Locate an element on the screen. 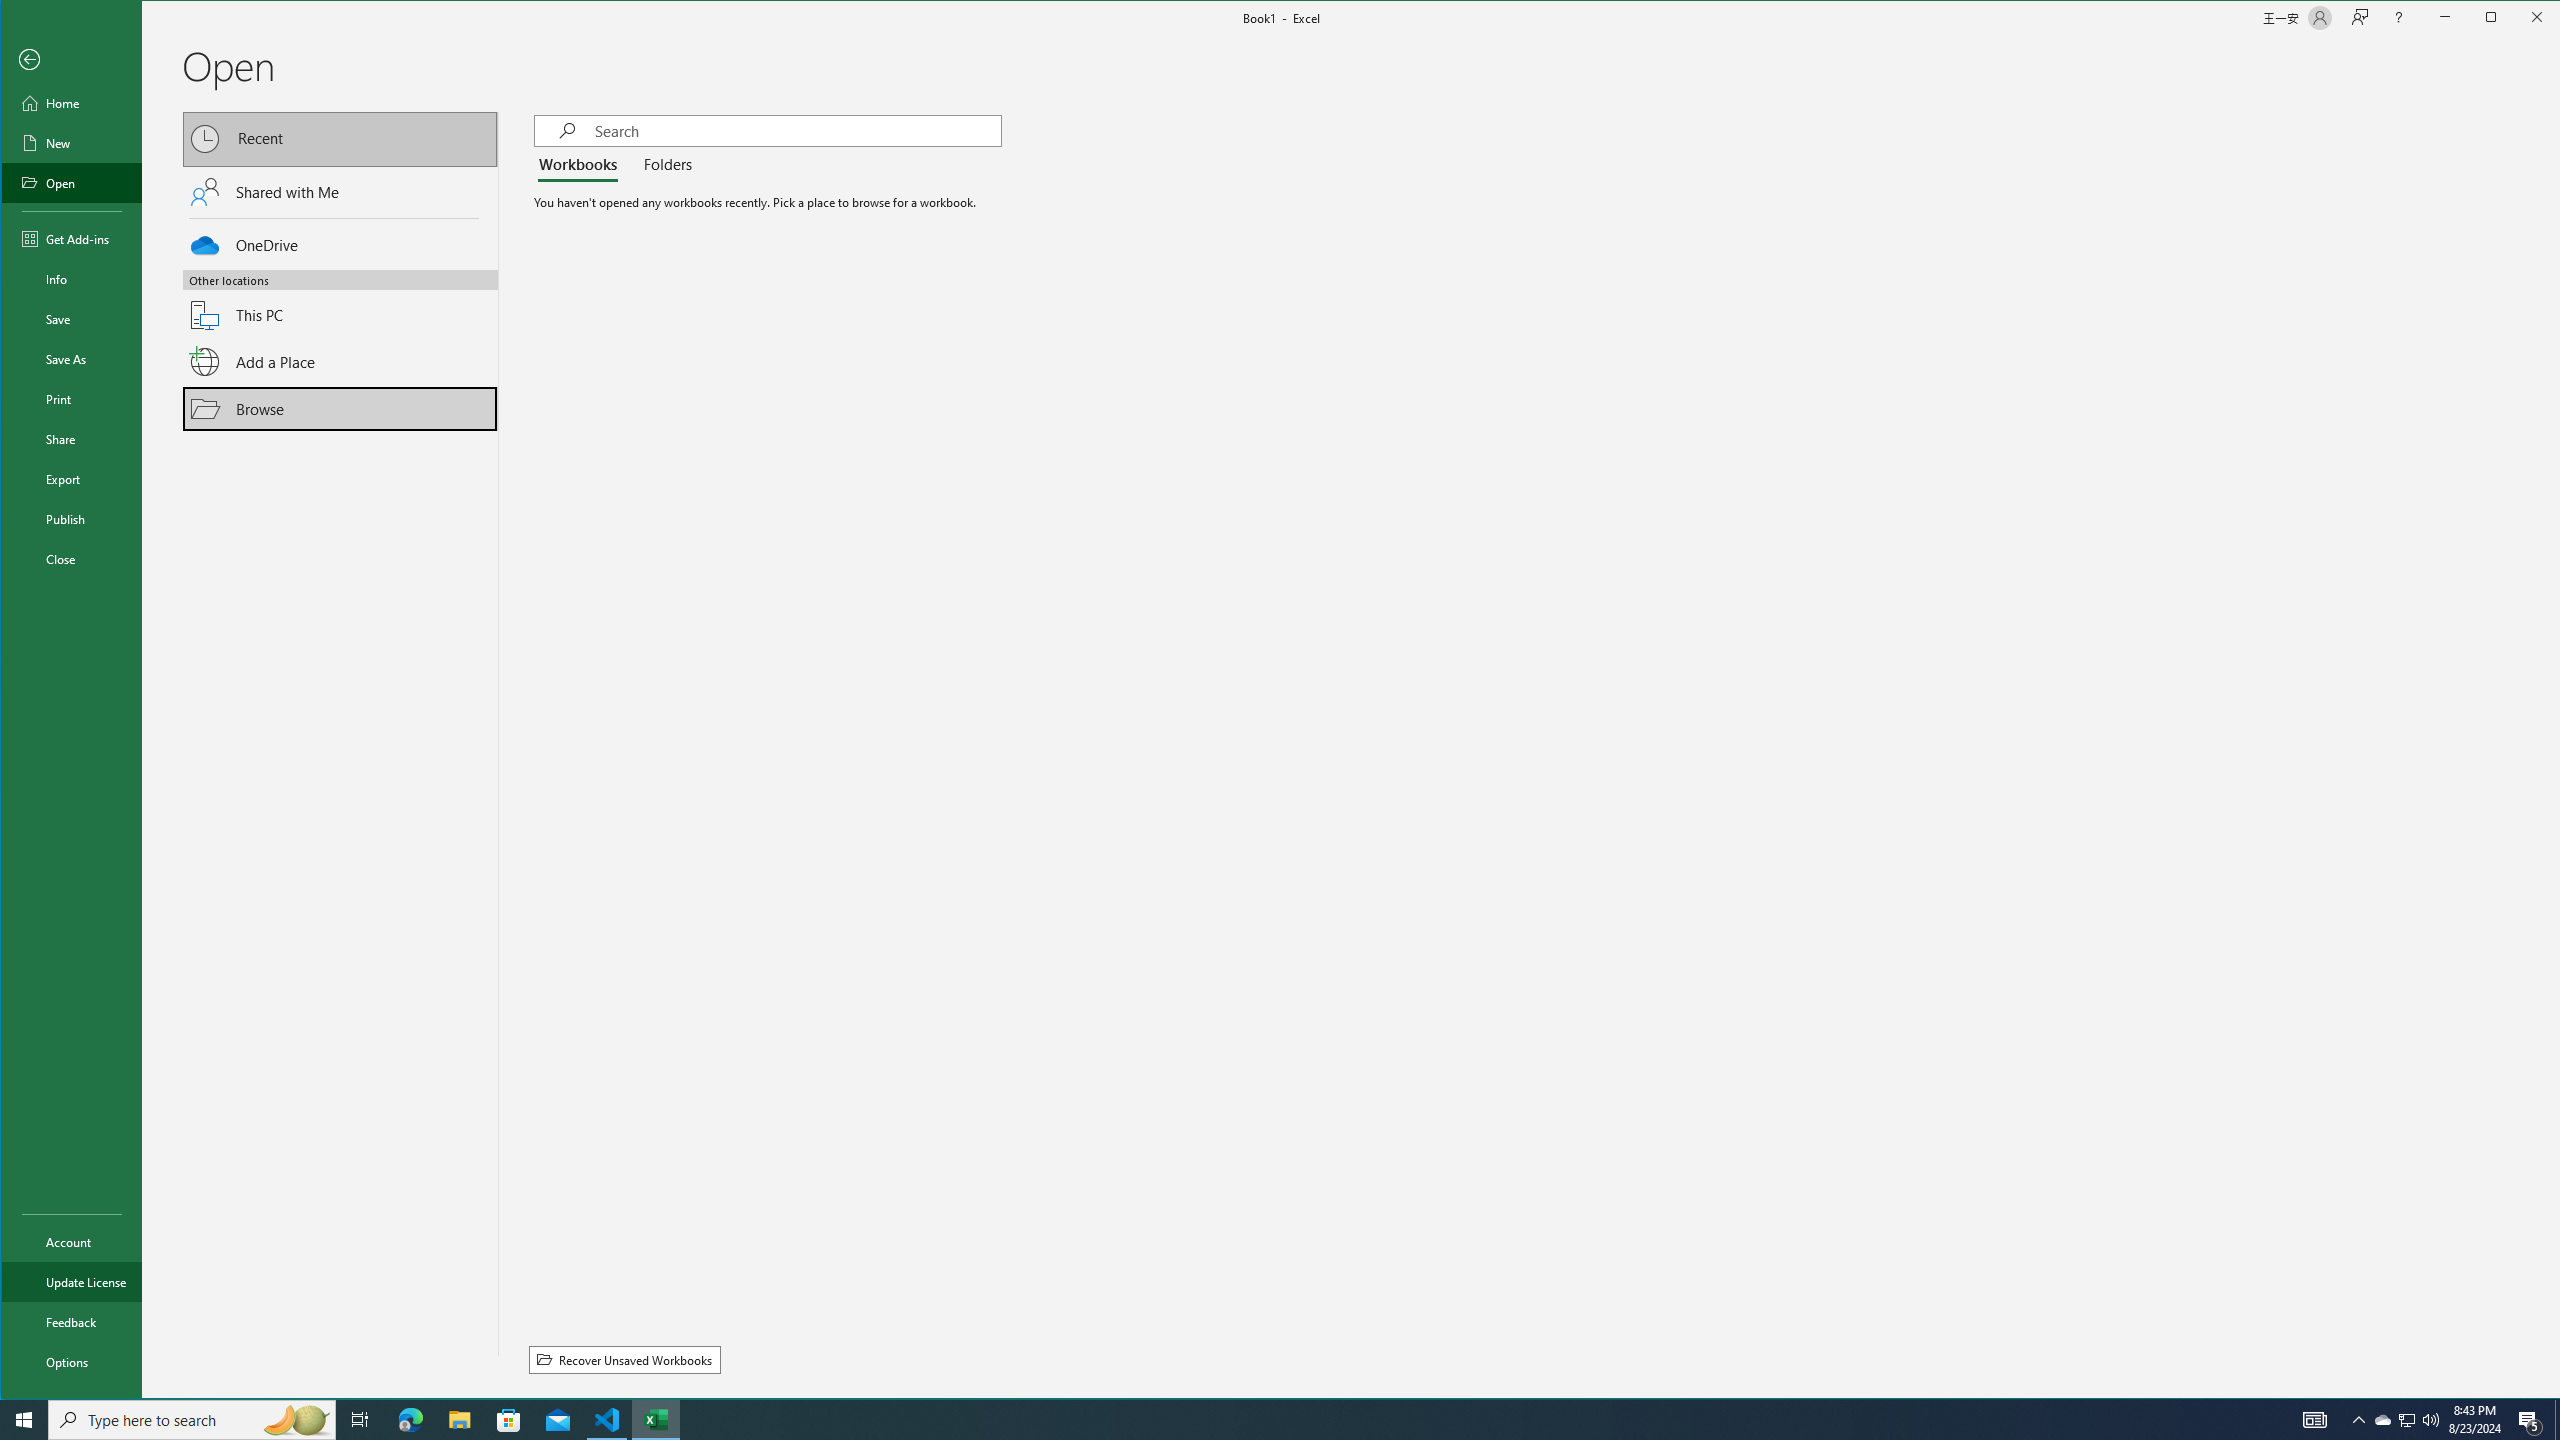 The width and height of the screenshot is (2560, 1440). 'Save As' is located at coordinates (70, 357).